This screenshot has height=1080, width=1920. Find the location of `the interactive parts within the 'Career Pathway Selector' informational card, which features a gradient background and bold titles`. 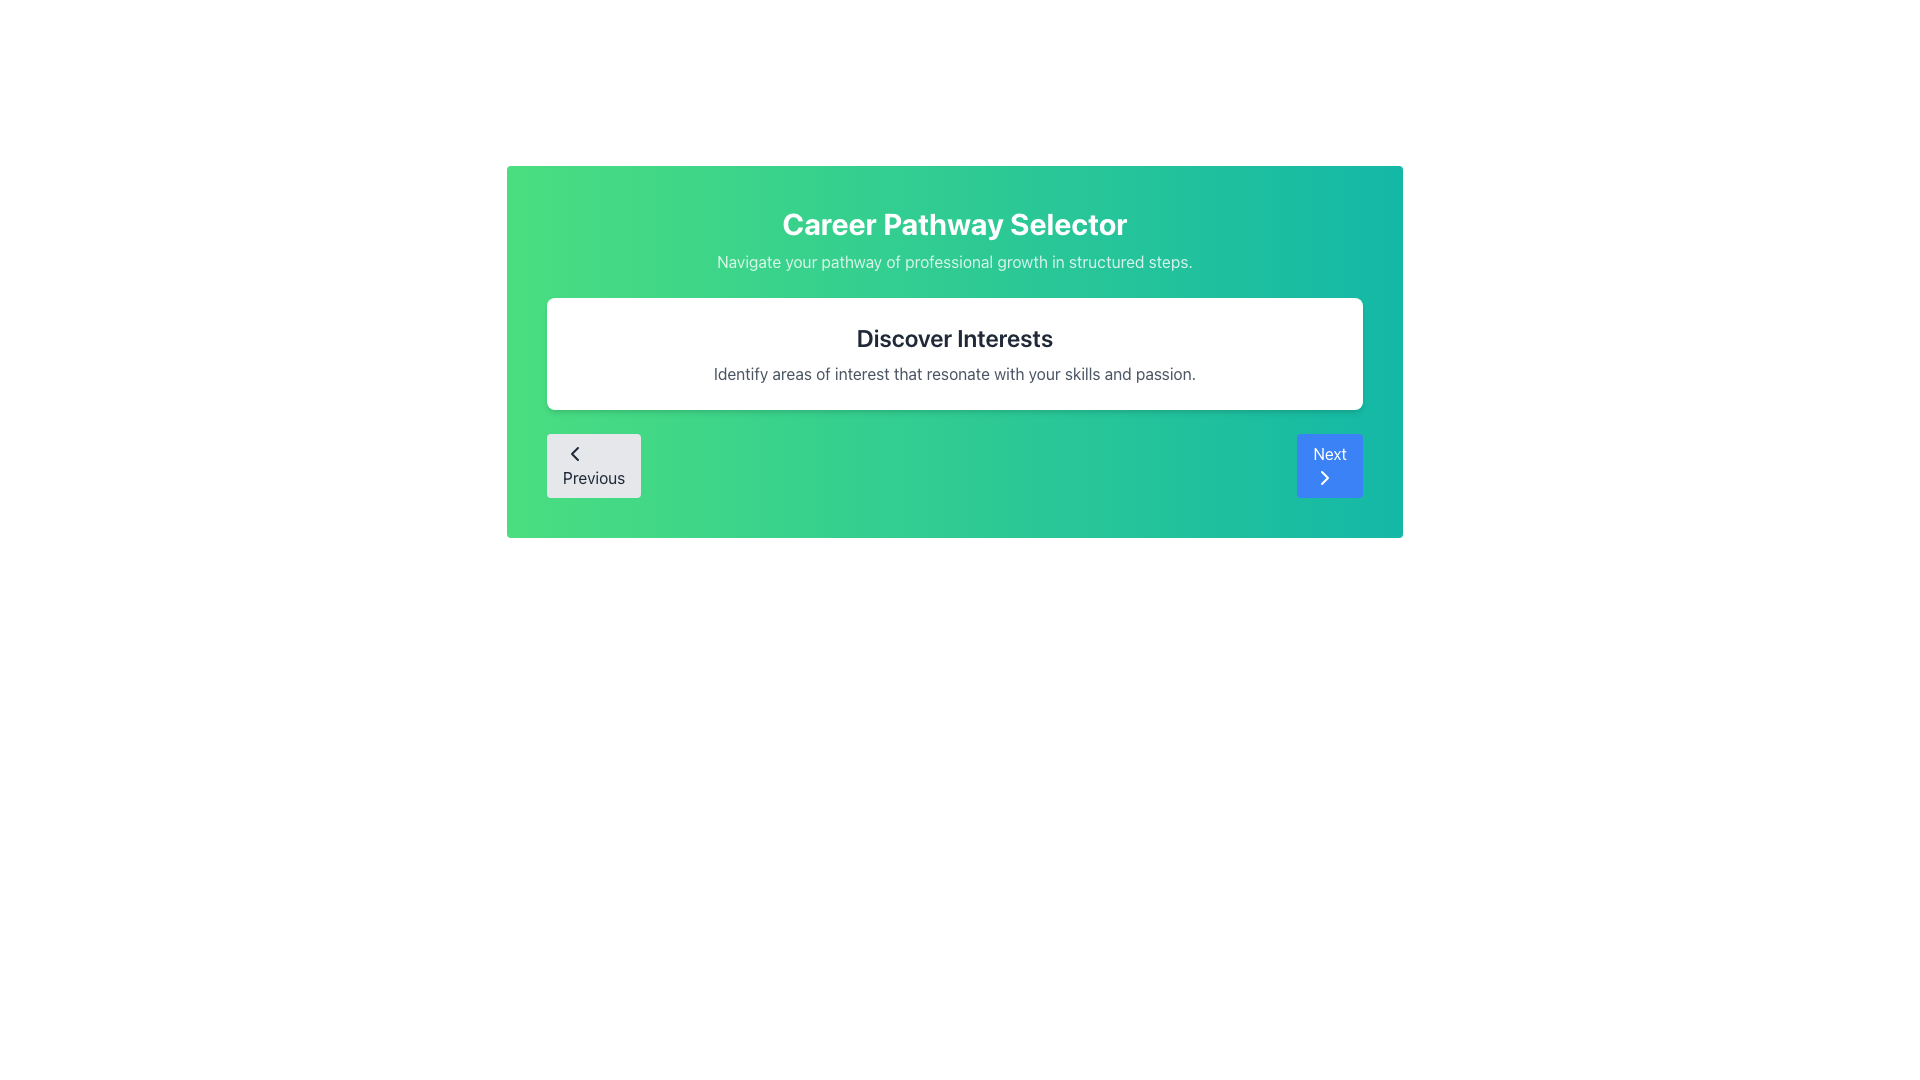

the interactive parts within the 'Career Pathway Selector' informational card, which features a gradient background and bold titles is located at coordinates (954, 350).